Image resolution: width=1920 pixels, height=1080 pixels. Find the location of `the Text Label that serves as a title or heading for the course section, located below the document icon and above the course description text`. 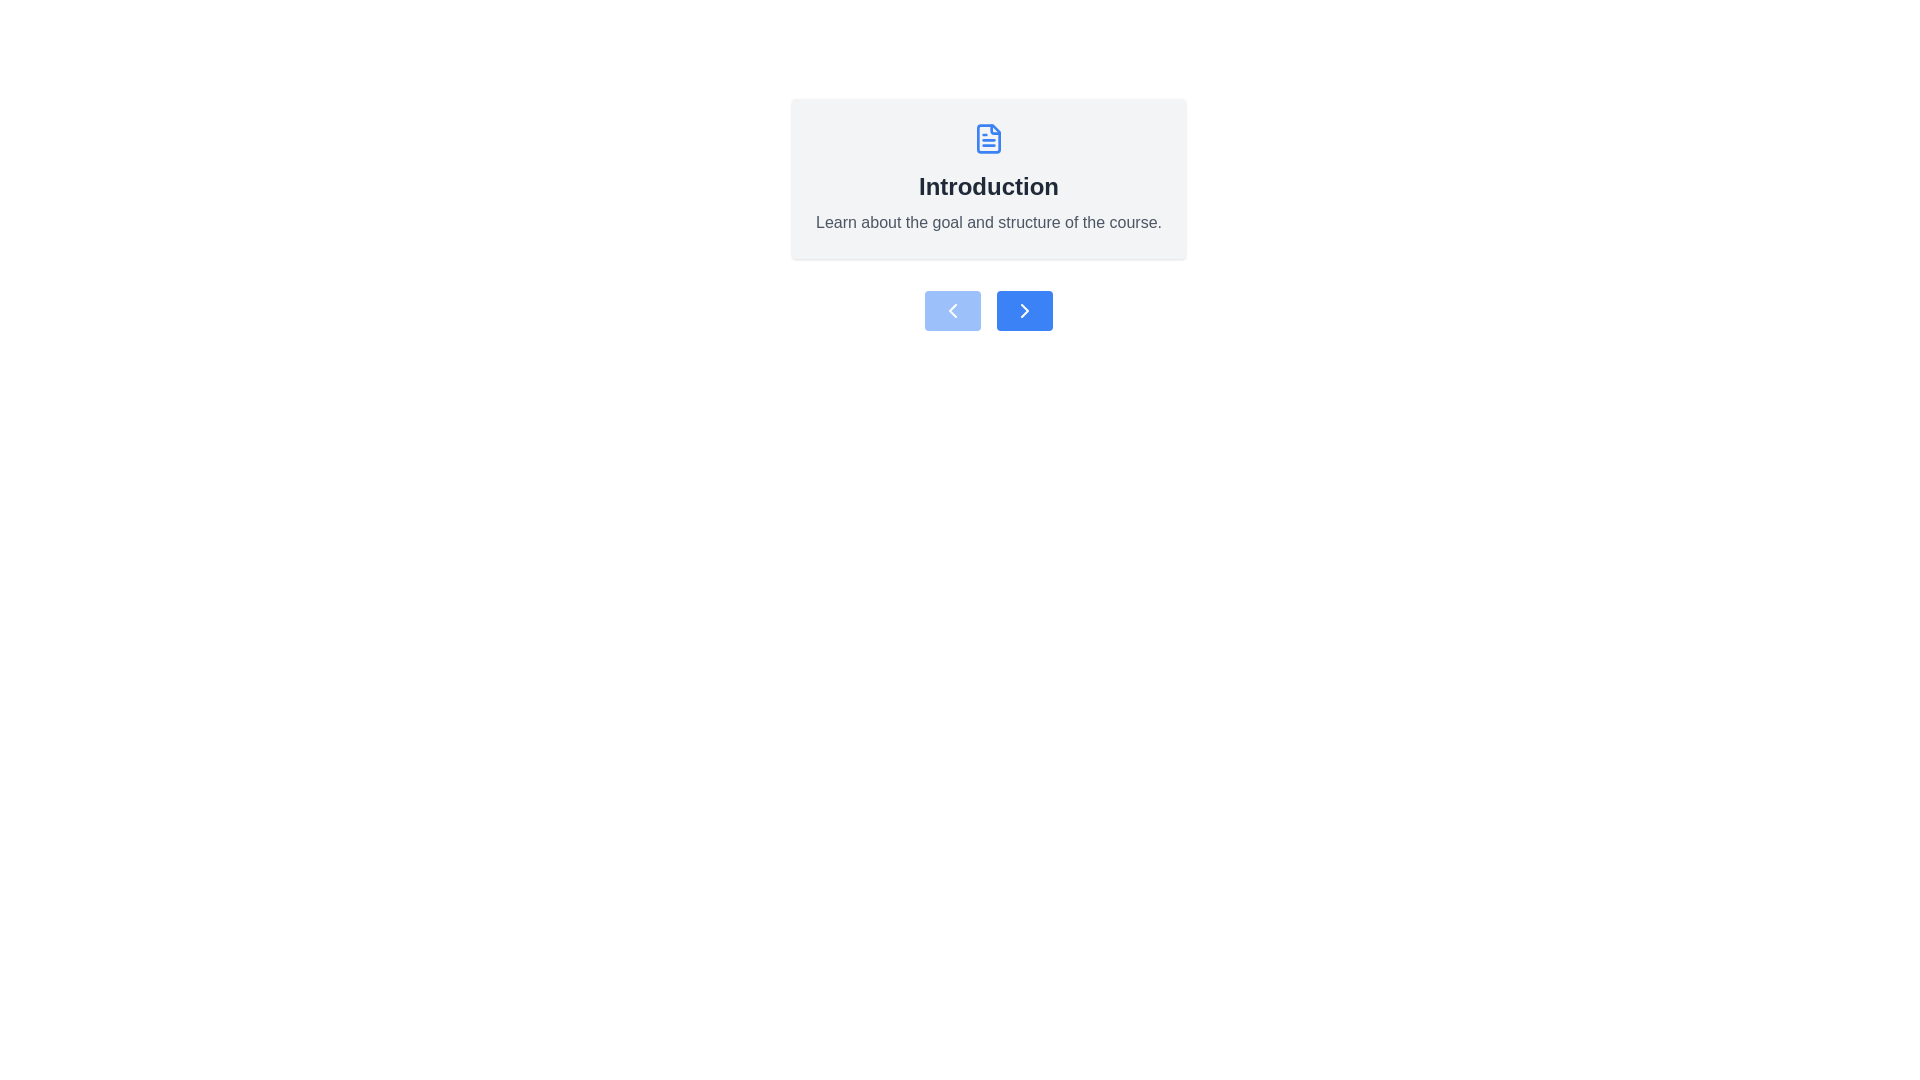

the Text Label that serves as a title or heading for the course section, located below the document icon and above the course description text is located at coordinates (988, 186).